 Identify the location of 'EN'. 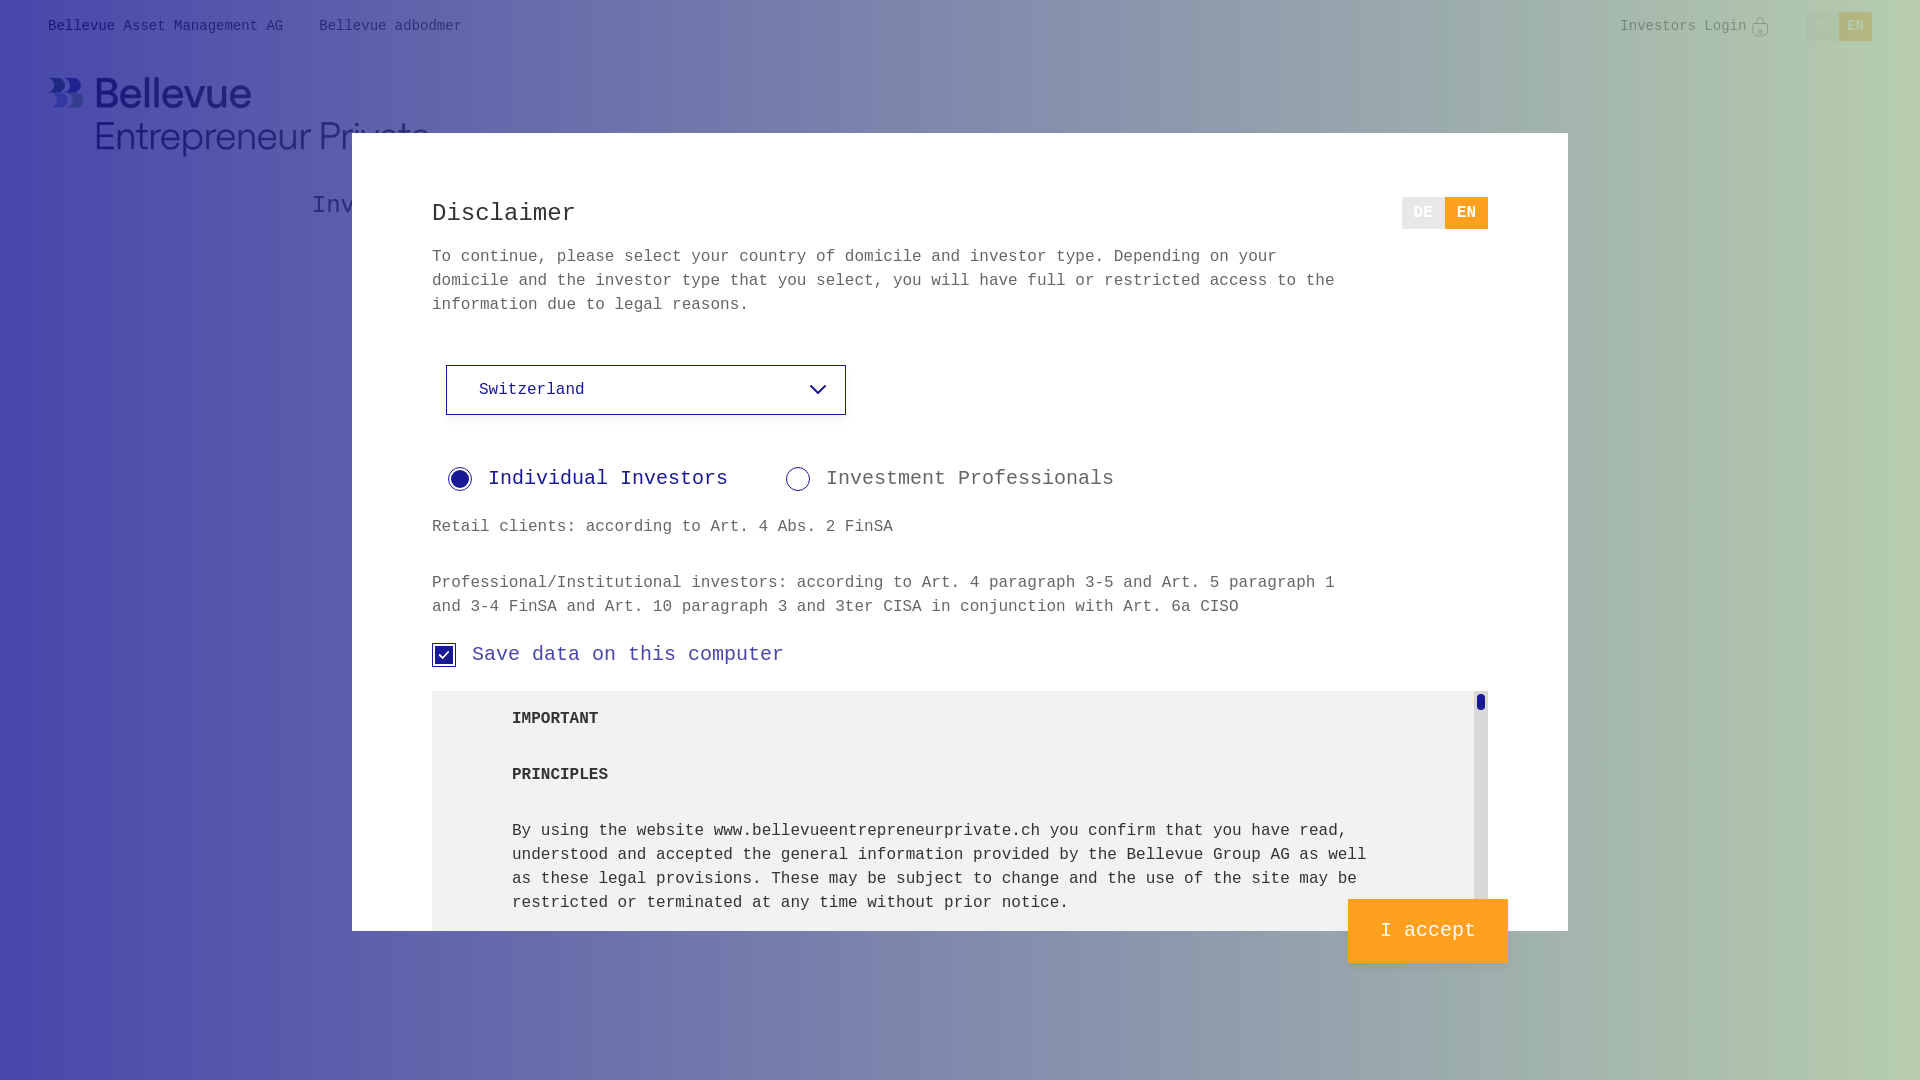
(1854, 26).